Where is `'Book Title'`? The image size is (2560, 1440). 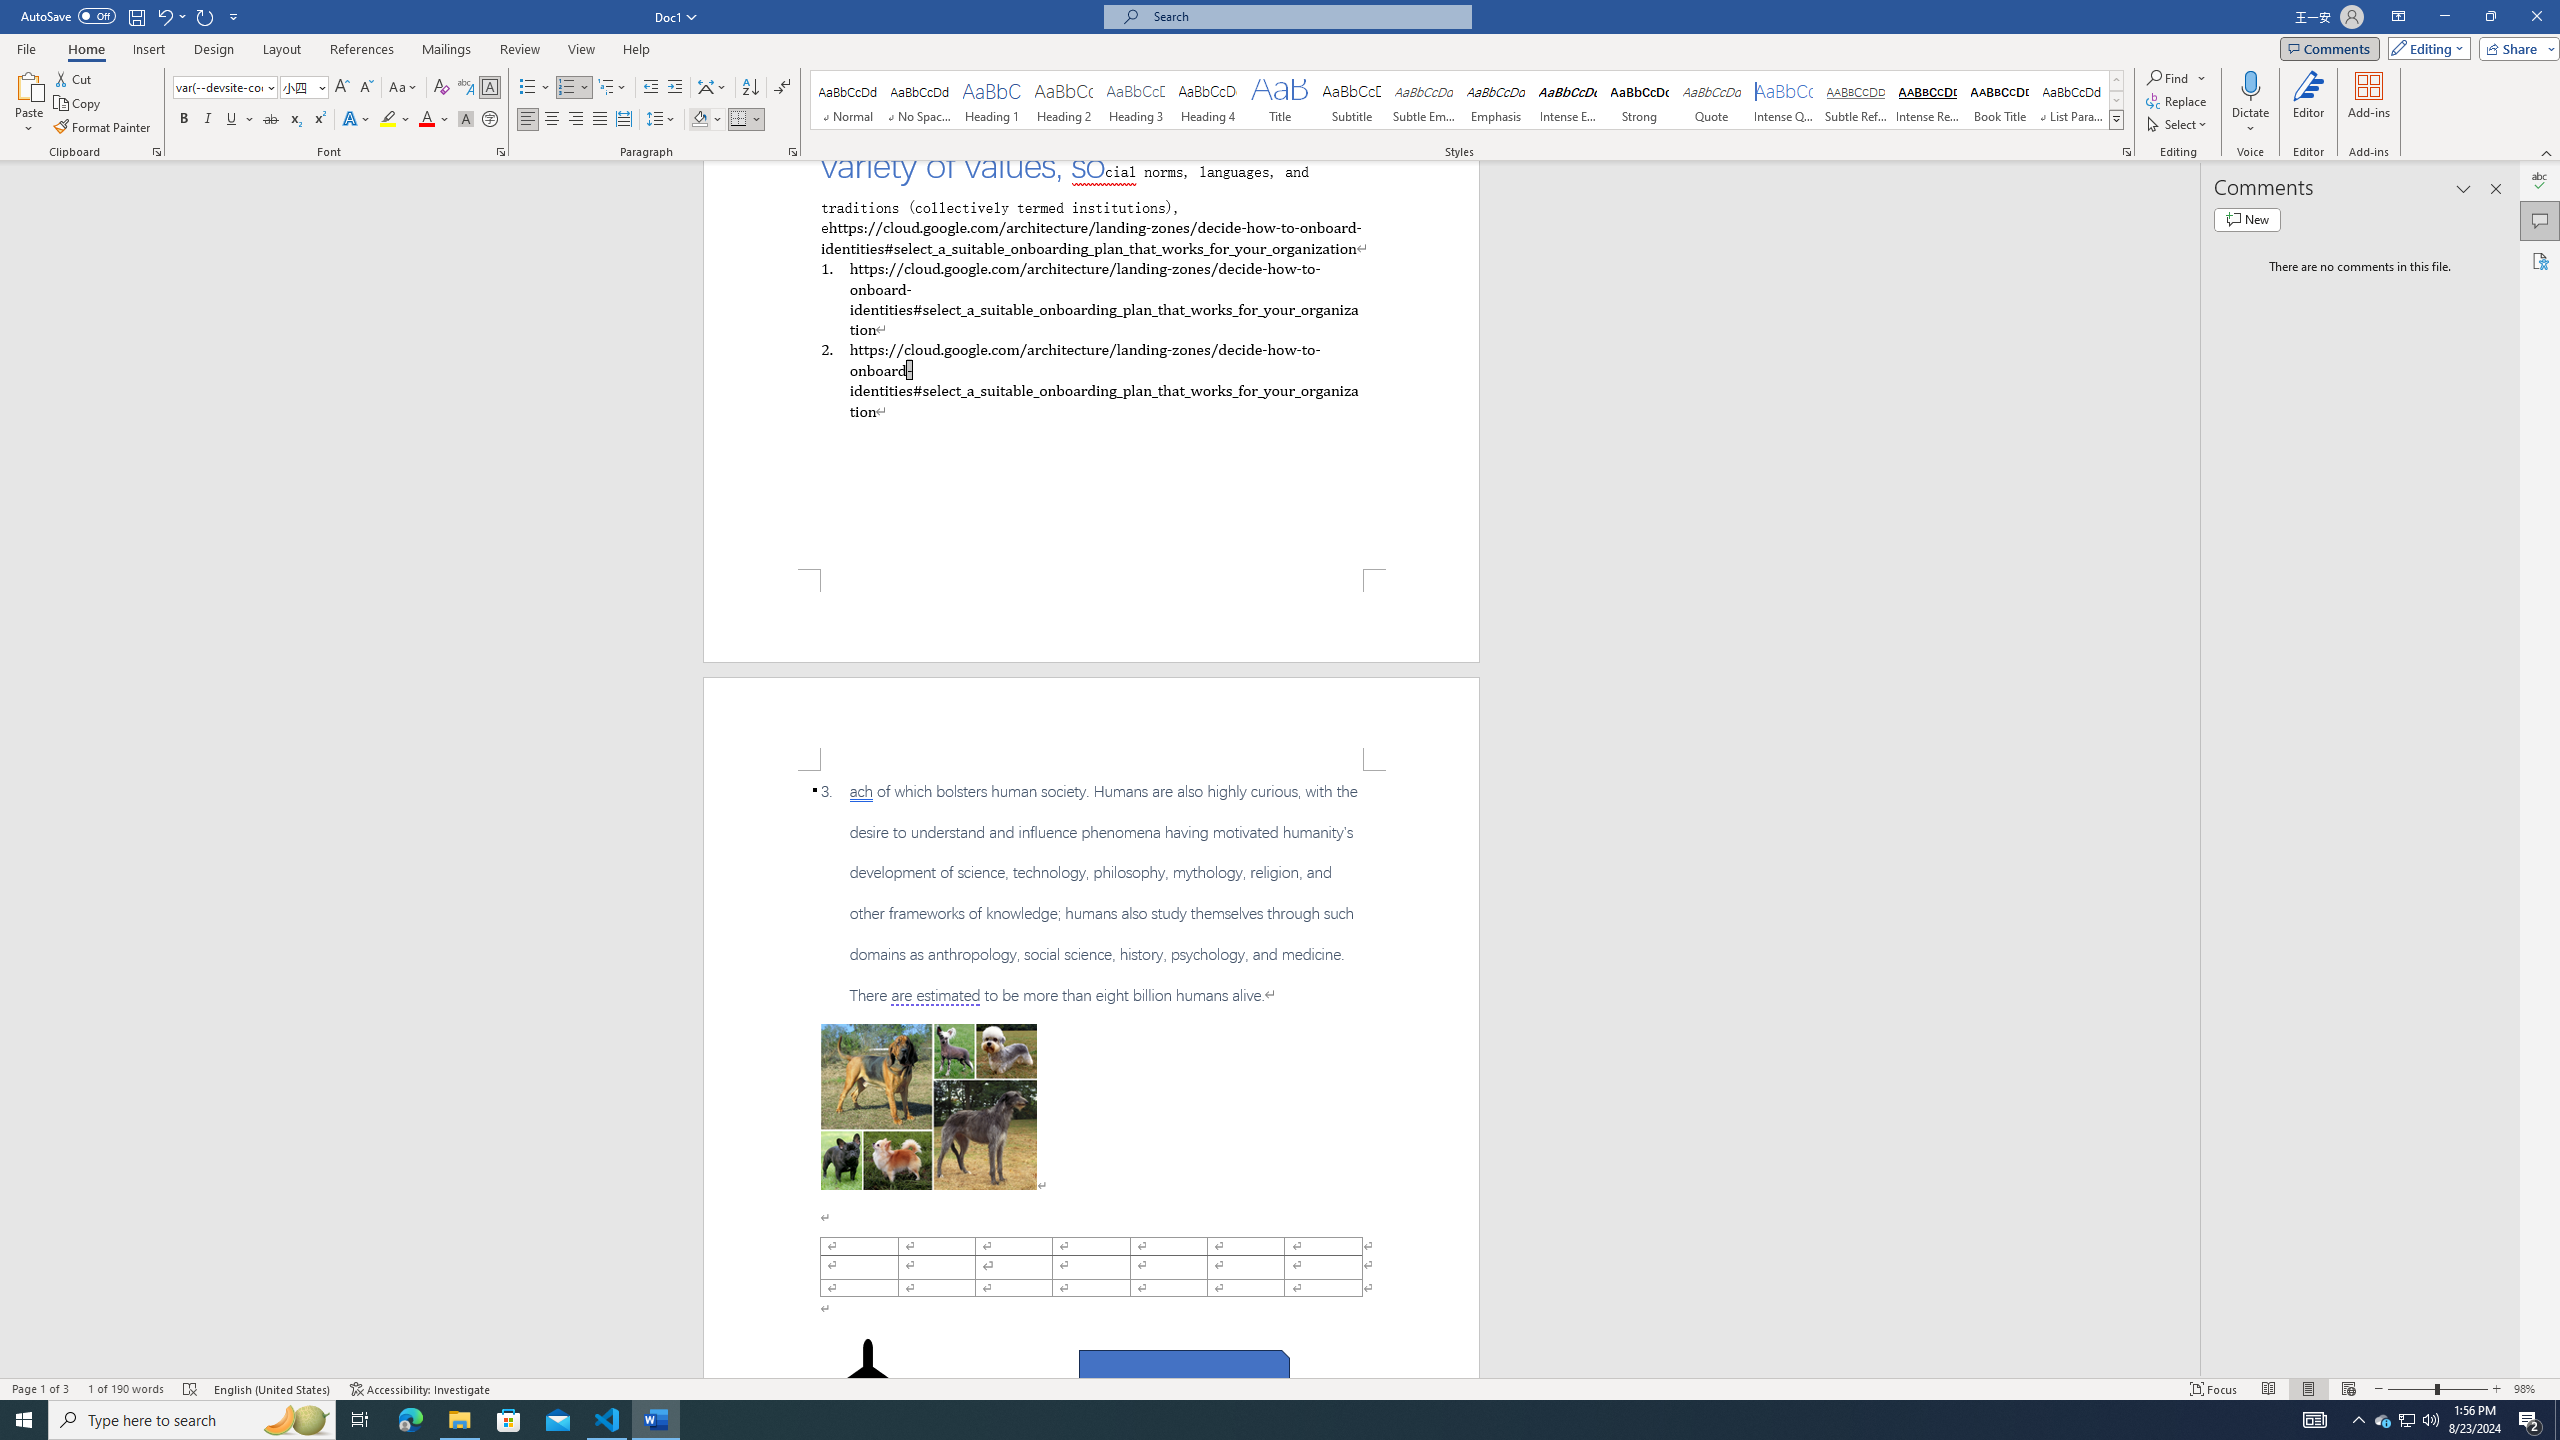
'Book Title' is located at coordinates (1998, 99).